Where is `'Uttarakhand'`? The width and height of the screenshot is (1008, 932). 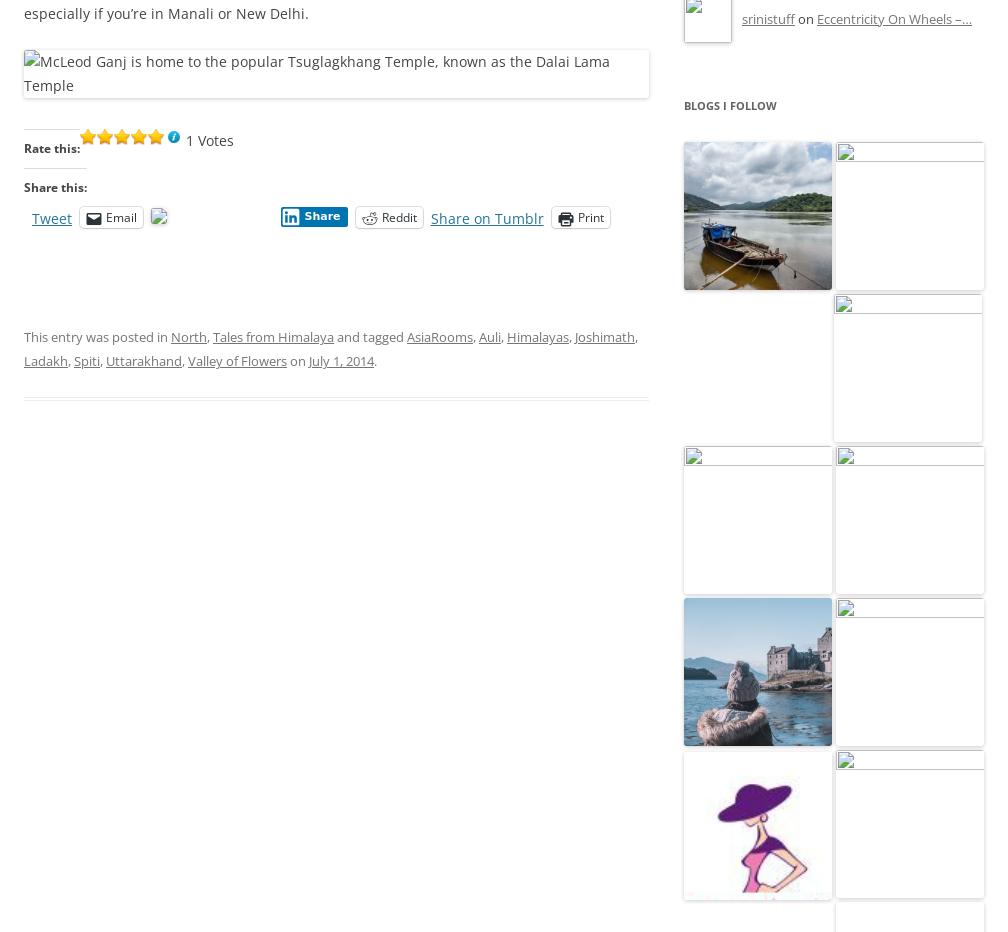 'Uttarakhand' is located at coordinates (144, 359).